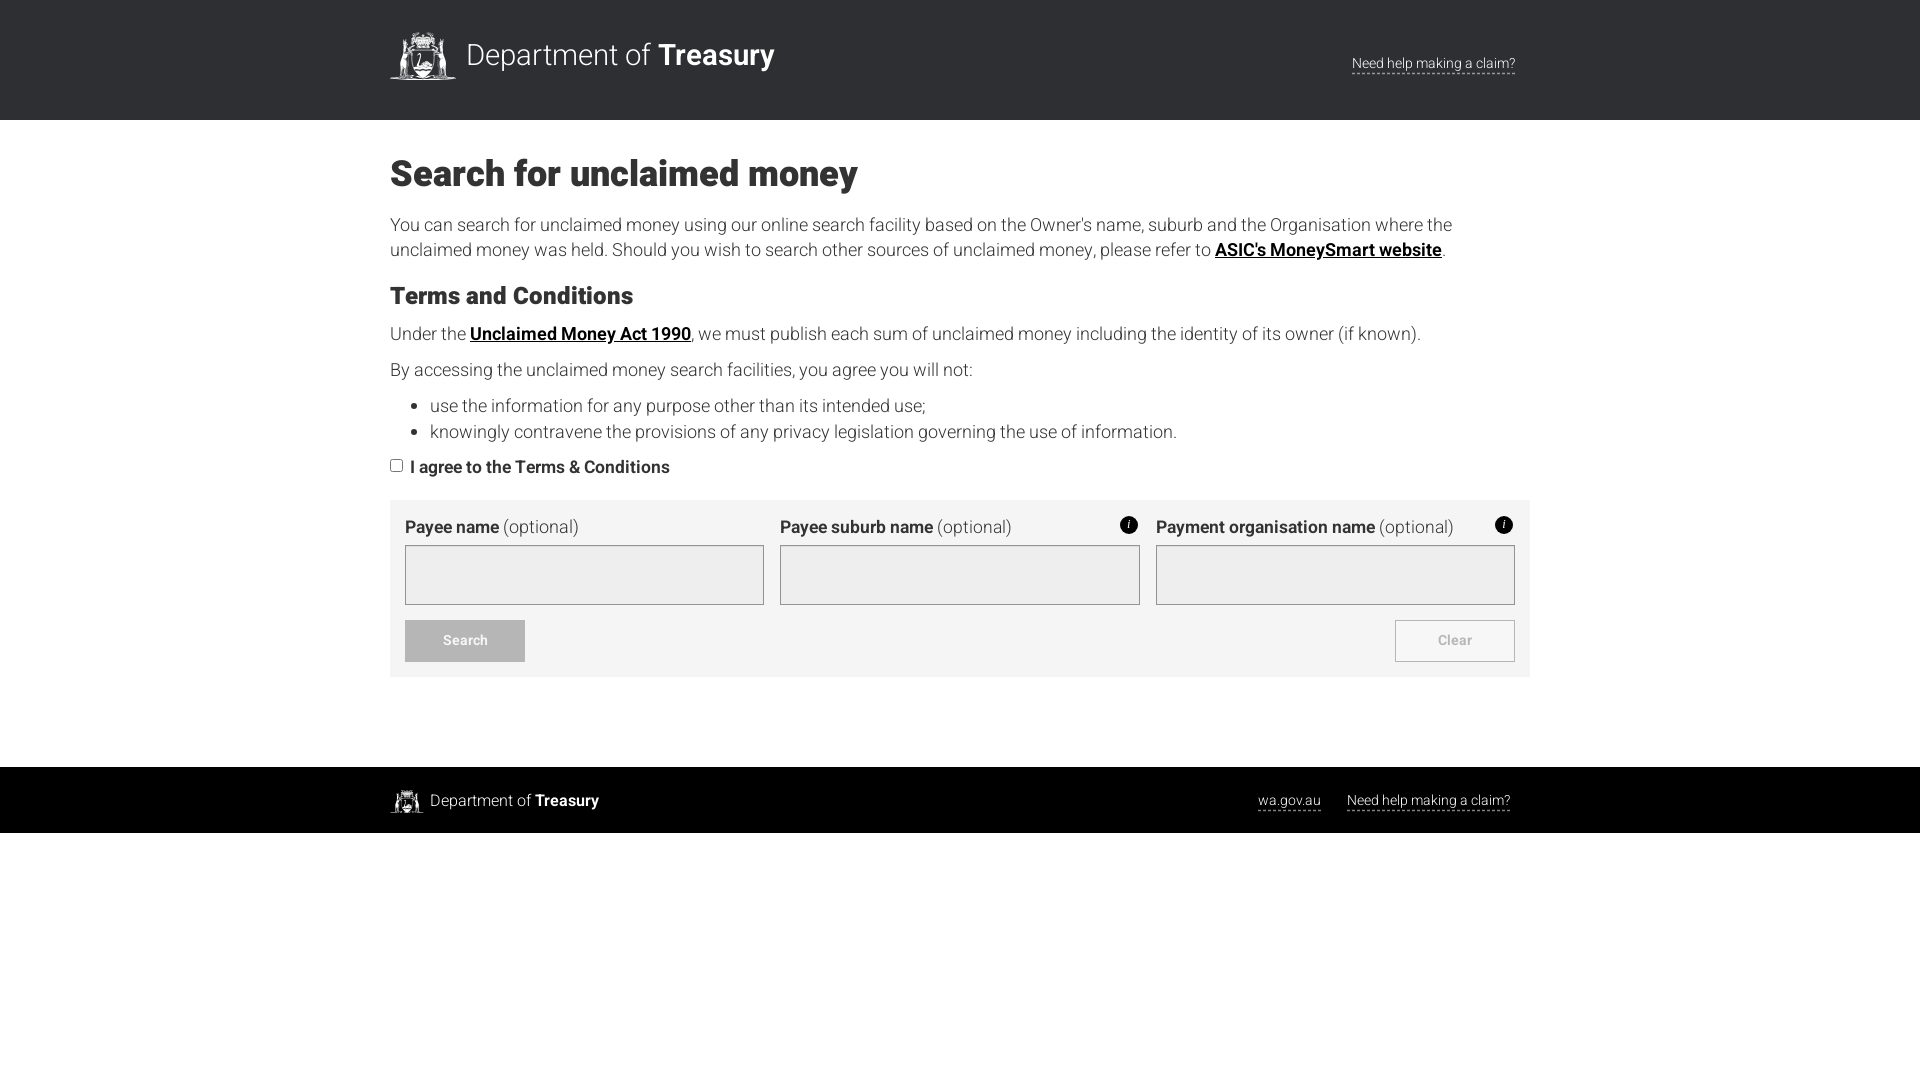 The image size is (1920, 1080). I want to click on 'wa.gov.au', so click(1289, 799).